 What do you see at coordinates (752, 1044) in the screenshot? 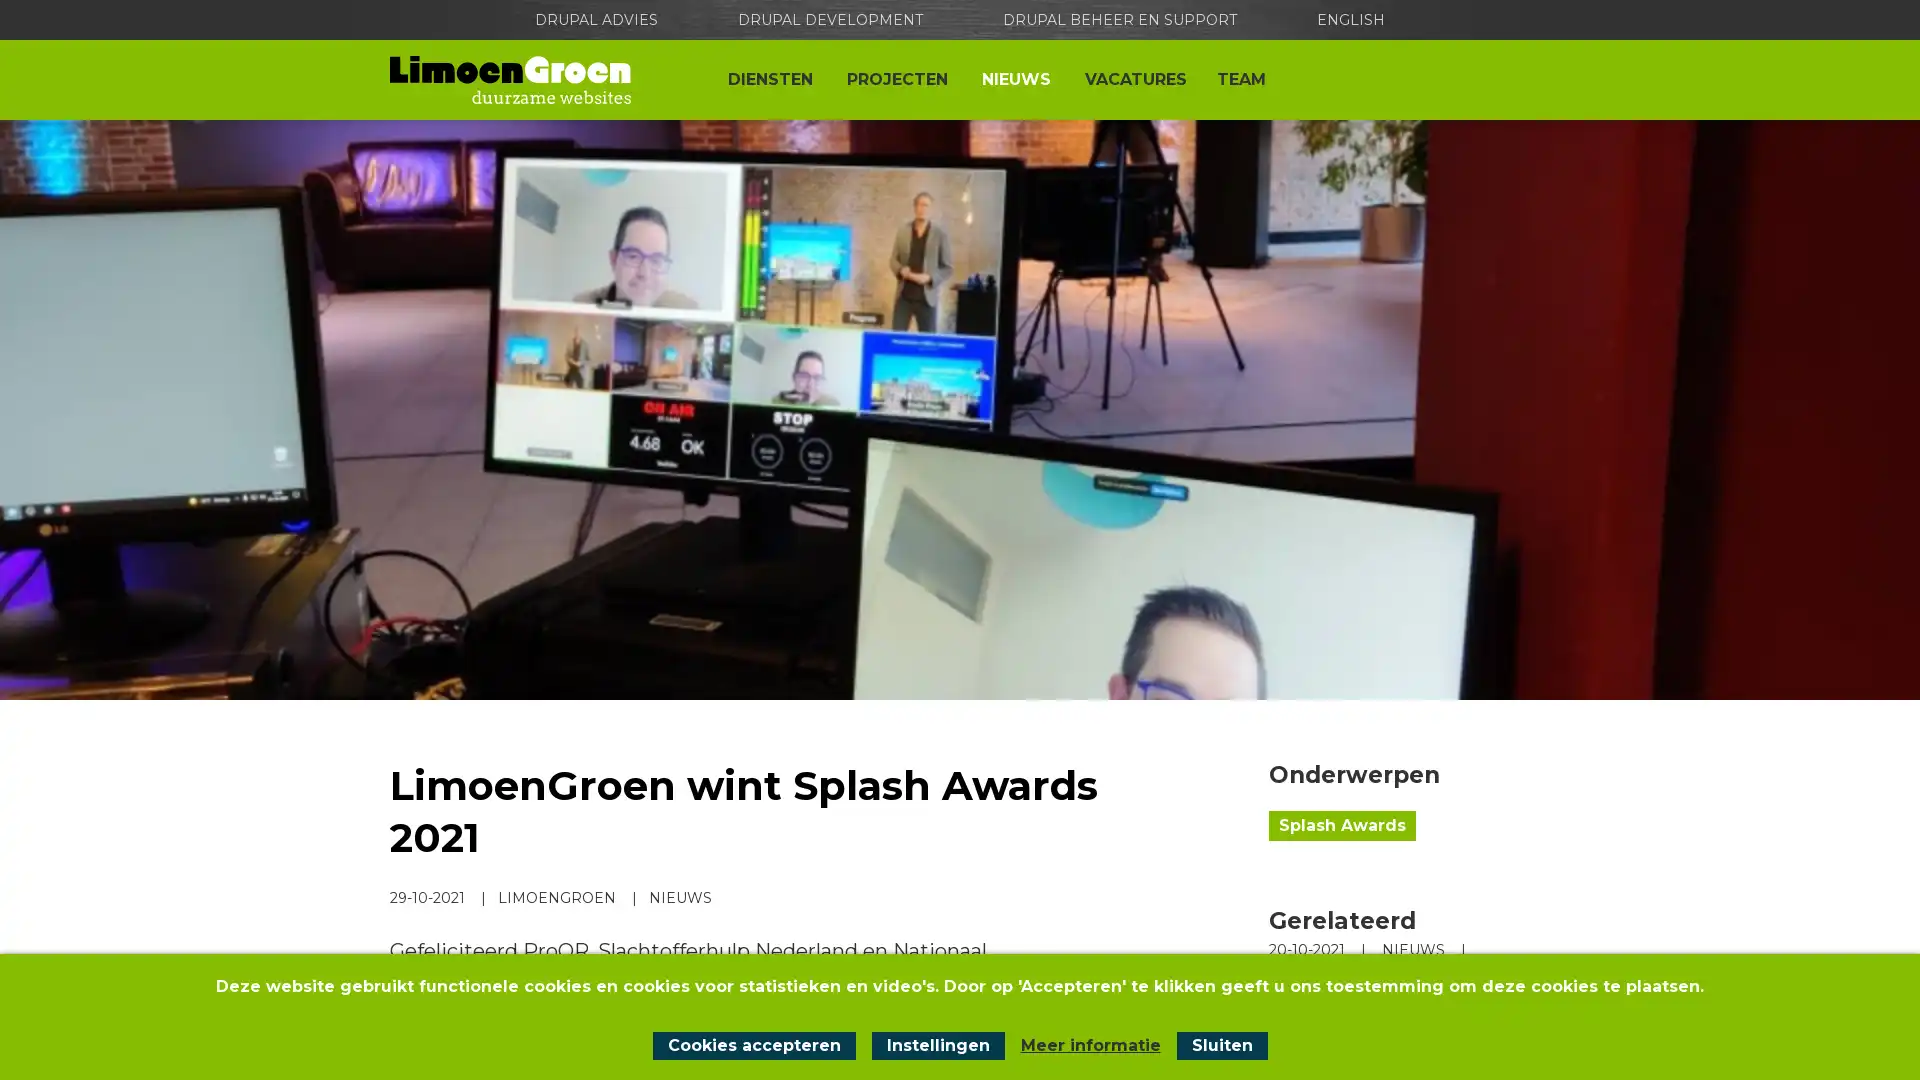
I see `Cookies accepteren` at bounding box center [752, 1044].